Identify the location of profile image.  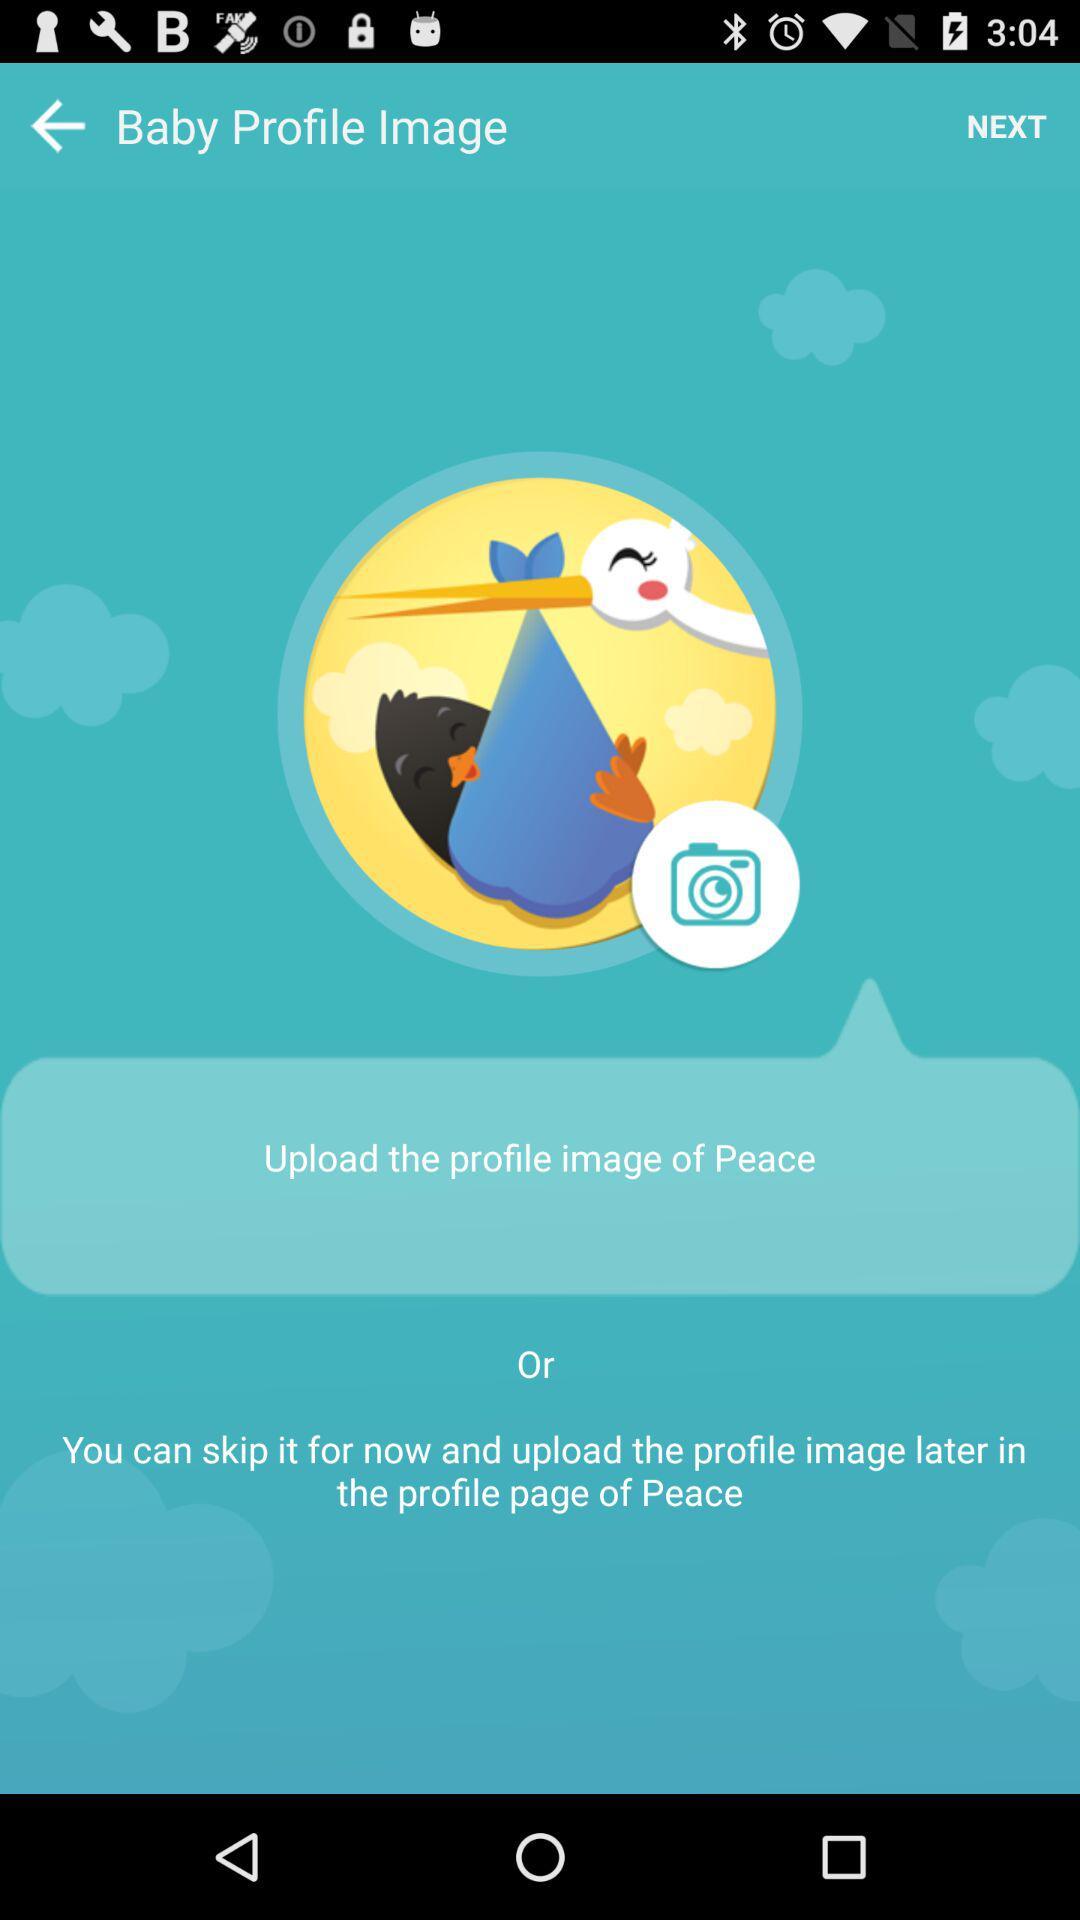
(540, 714).